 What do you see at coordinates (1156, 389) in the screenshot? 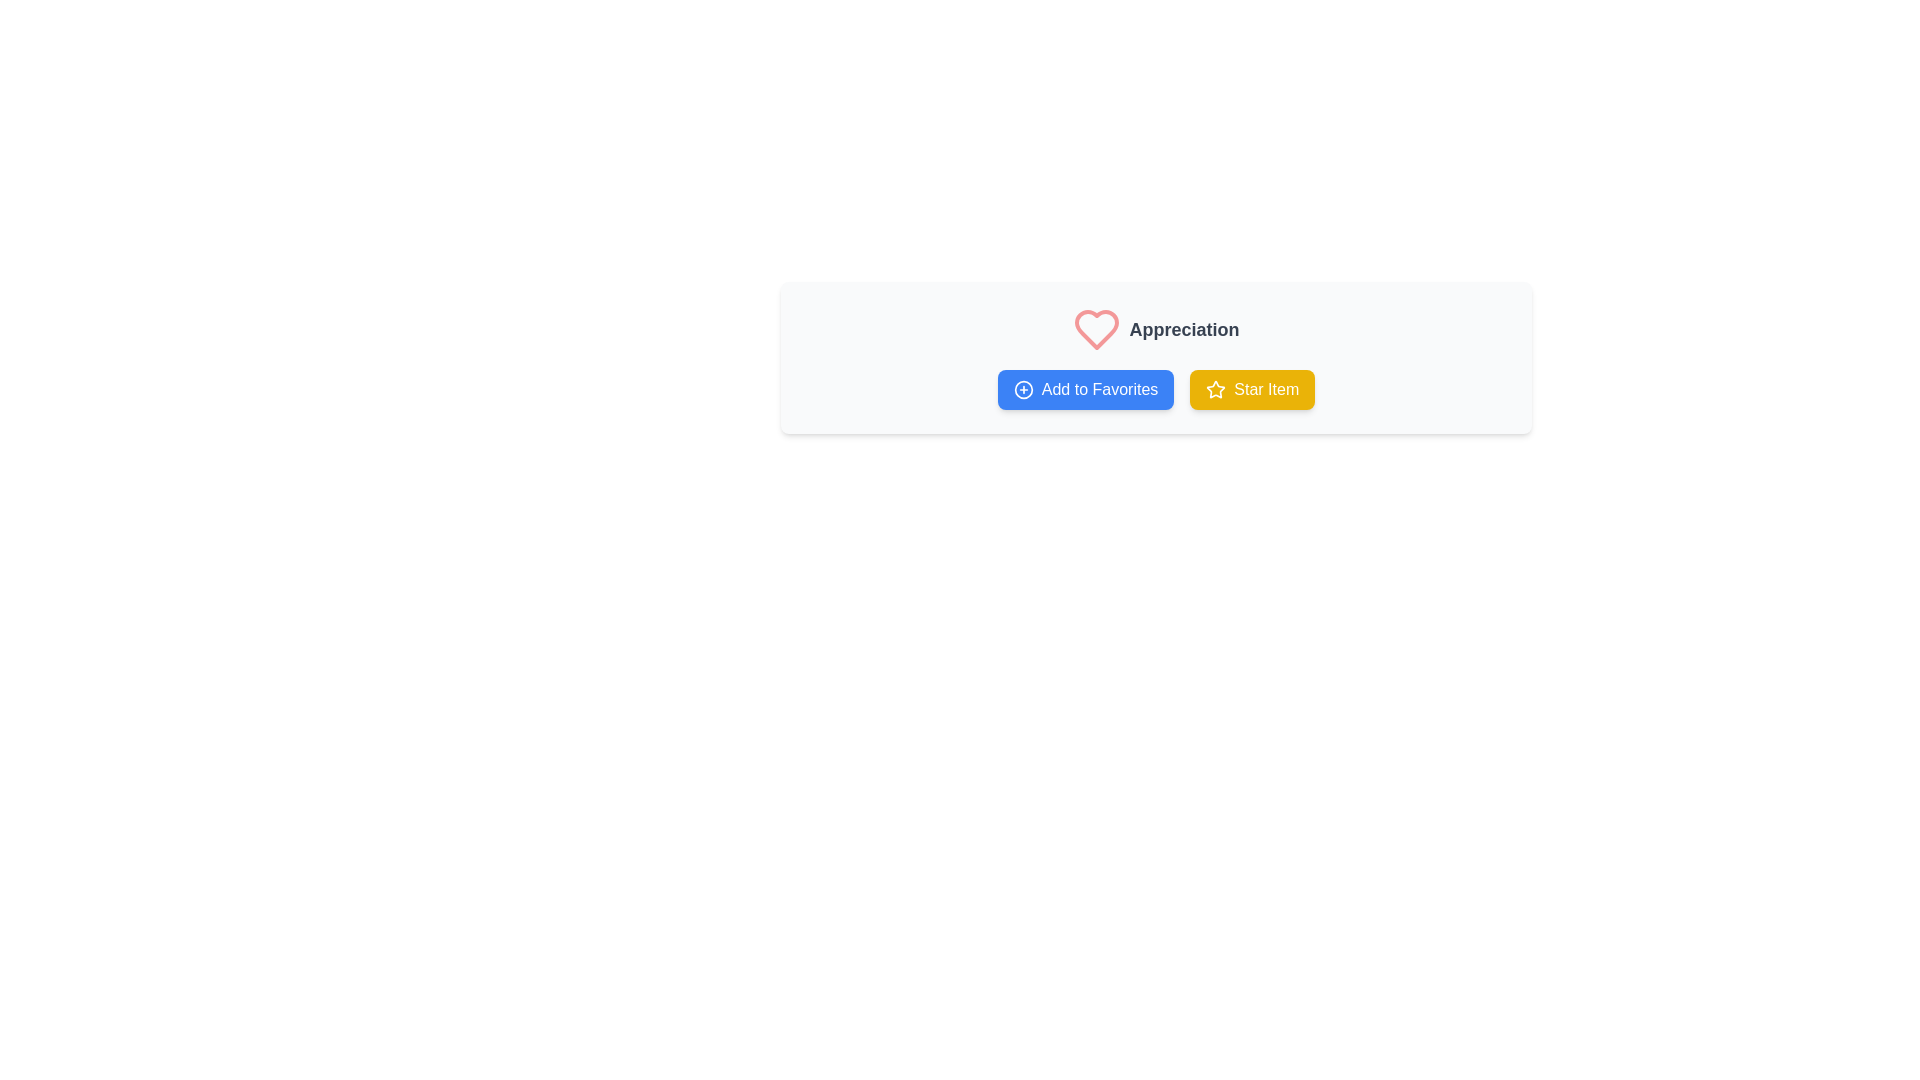
I see `the favorite button located to the left of the 'Star Item' button within the 'Appreciation' section` at bounding box center [1156, 389].